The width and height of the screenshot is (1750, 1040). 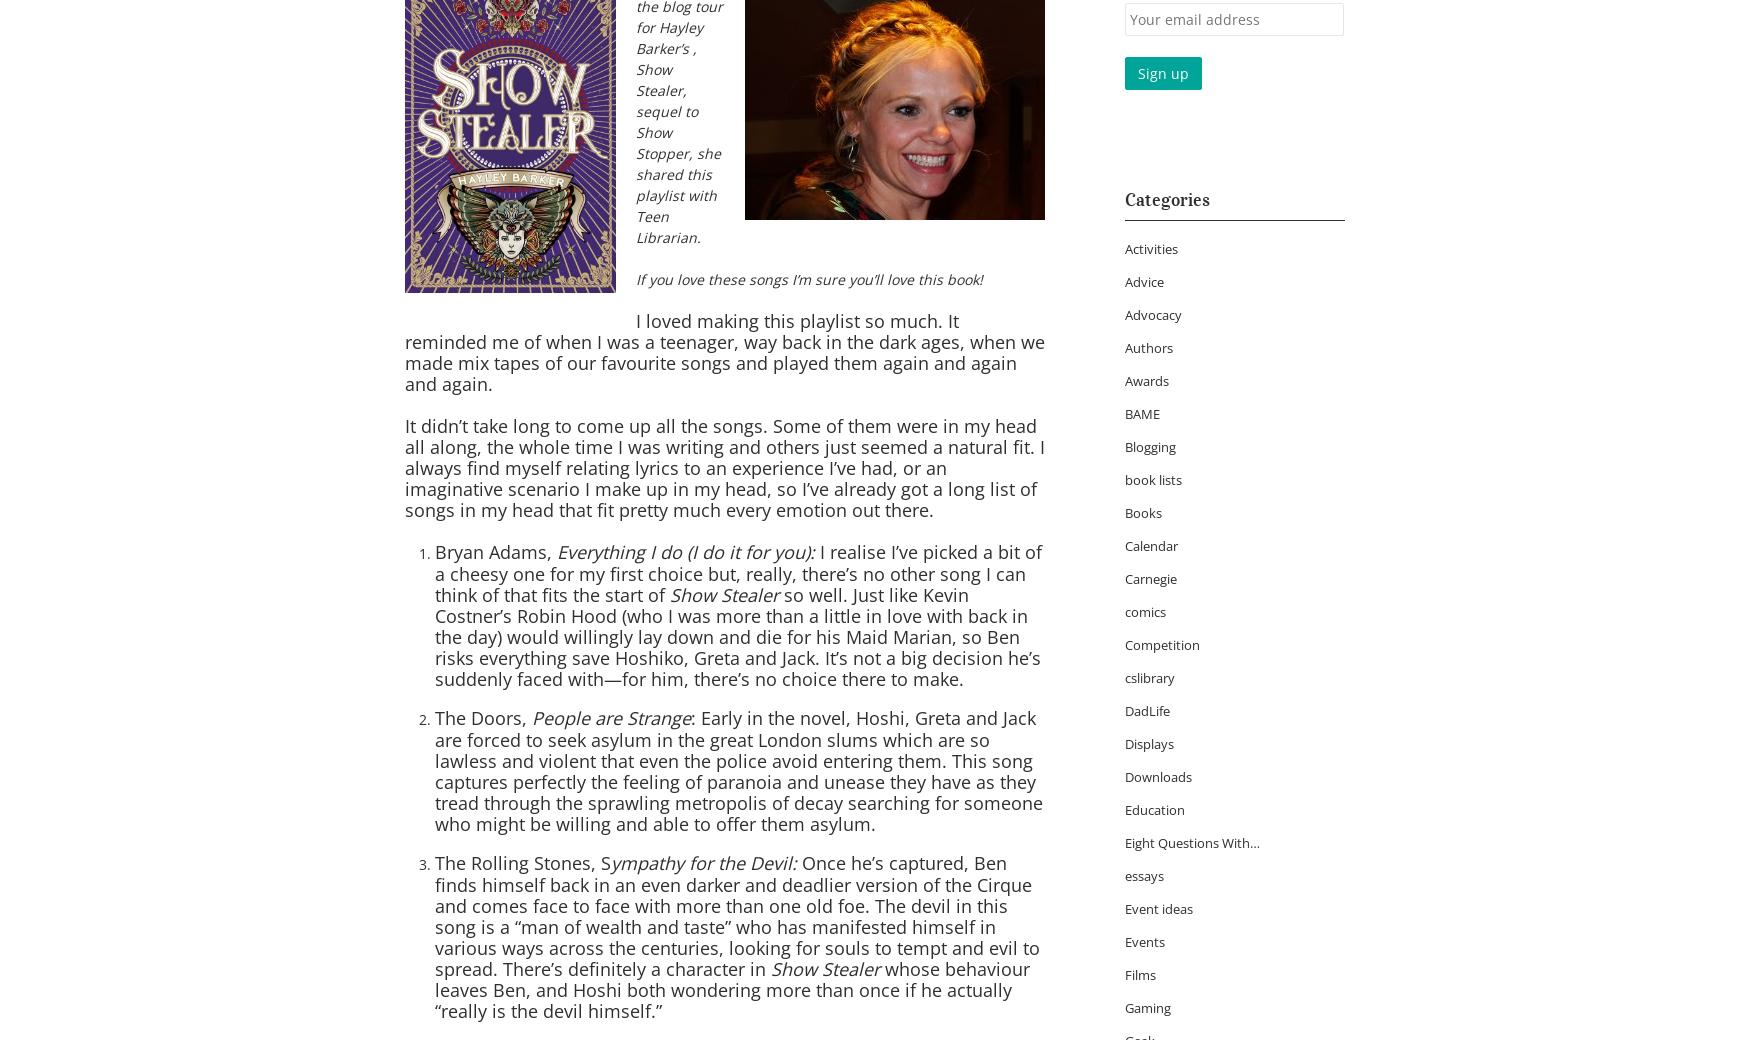 What do you see at coordinates (1148, 744) in the screenshot?
I see `'Displays'` at bounding box center [1148, 744].